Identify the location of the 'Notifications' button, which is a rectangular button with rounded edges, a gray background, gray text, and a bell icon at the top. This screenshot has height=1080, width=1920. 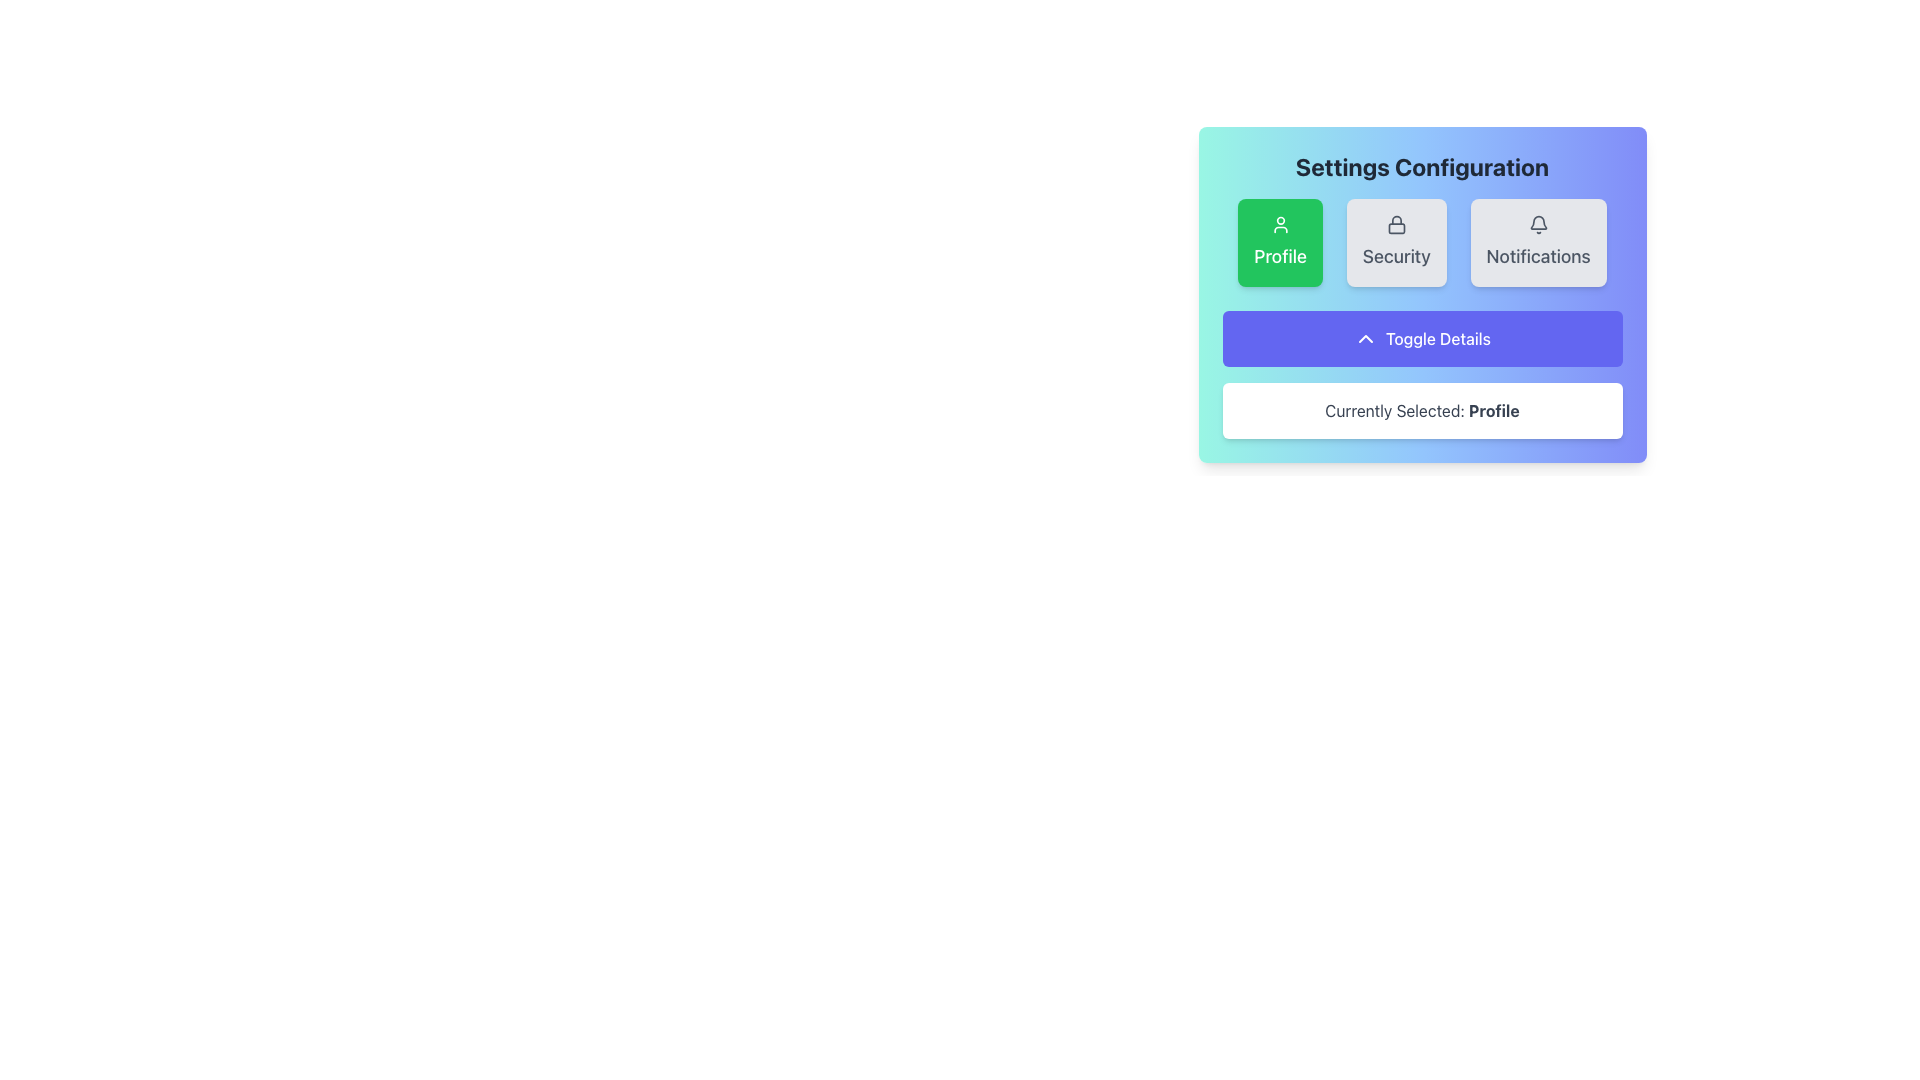
(1537, 242).